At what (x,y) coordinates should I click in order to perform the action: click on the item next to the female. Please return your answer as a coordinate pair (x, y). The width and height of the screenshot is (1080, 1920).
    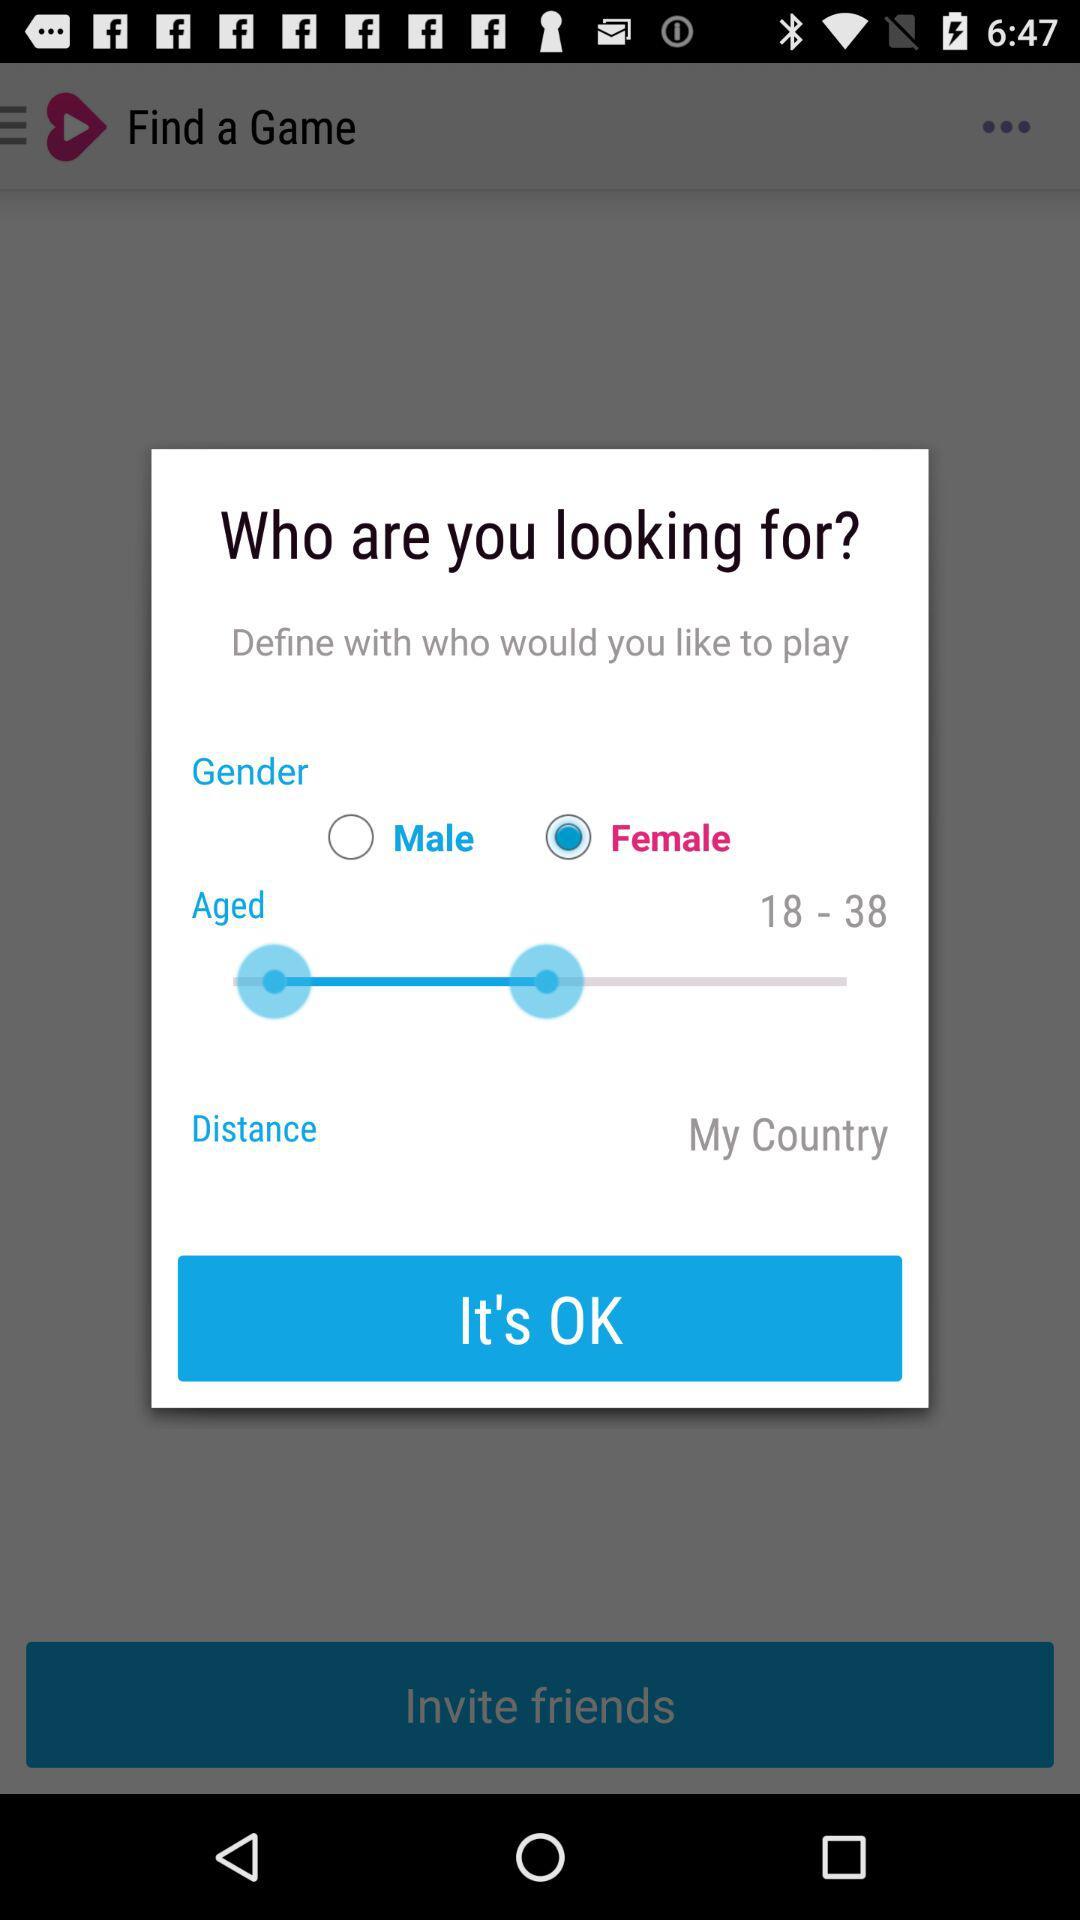
    Looking at the image, I should click on (391, 836).